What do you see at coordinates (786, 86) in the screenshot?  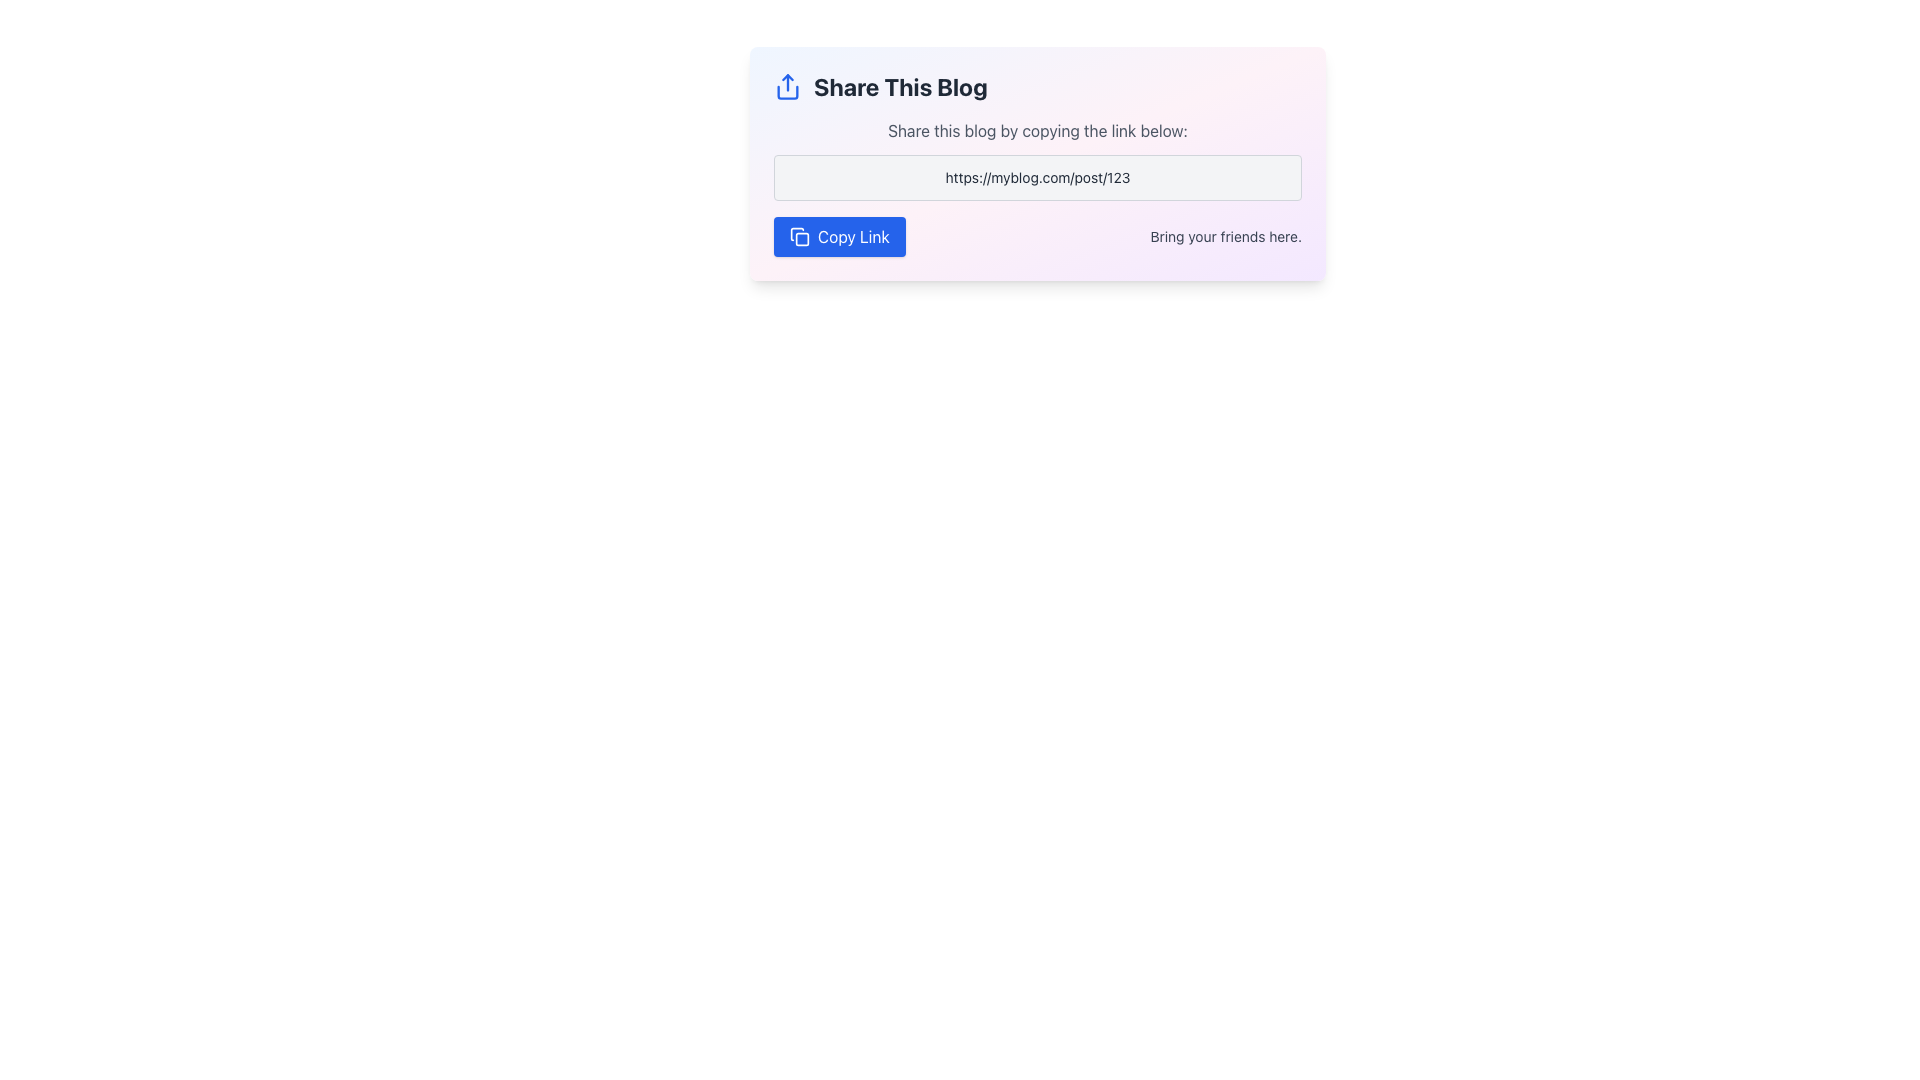 I see `the blue share icon located at the leftmost side of the header area, which resembles a share symbol and is positioned before the 'Share This Blog' text` at bounding box center [786, 86].